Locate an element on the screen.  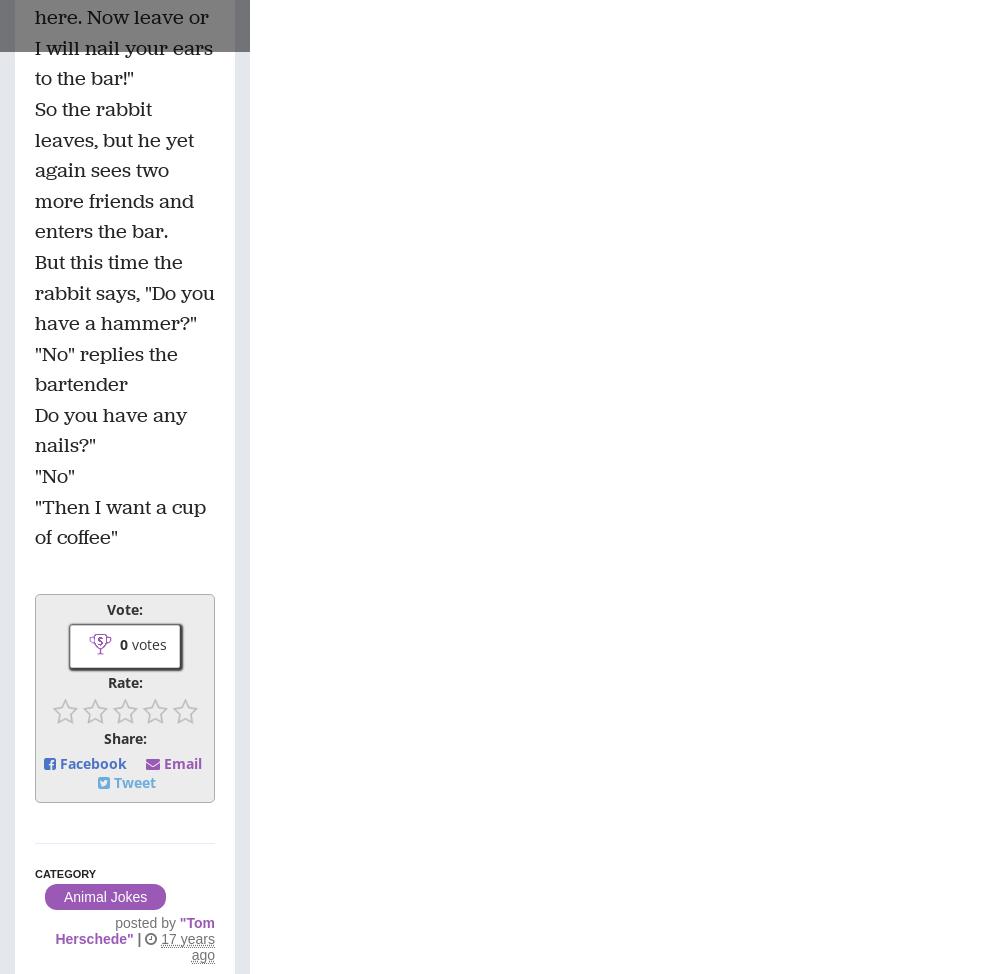
'But this time the rabbit says, "Do you have a hammer?"' is located at coordinates (33, 291).